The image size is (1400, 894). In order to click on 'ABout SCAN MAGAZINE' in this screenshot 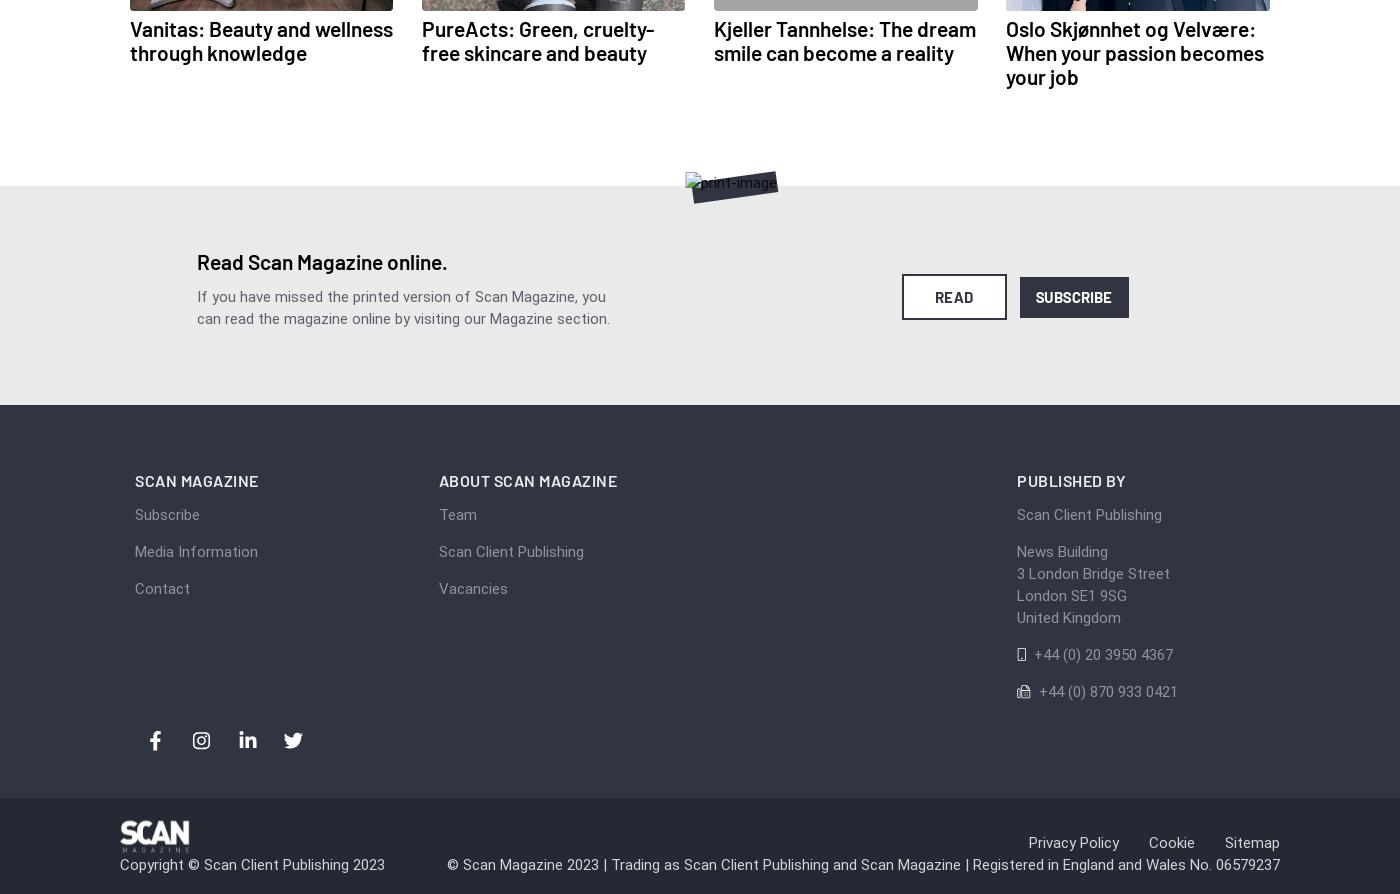, I will do `click(527, 480)`.